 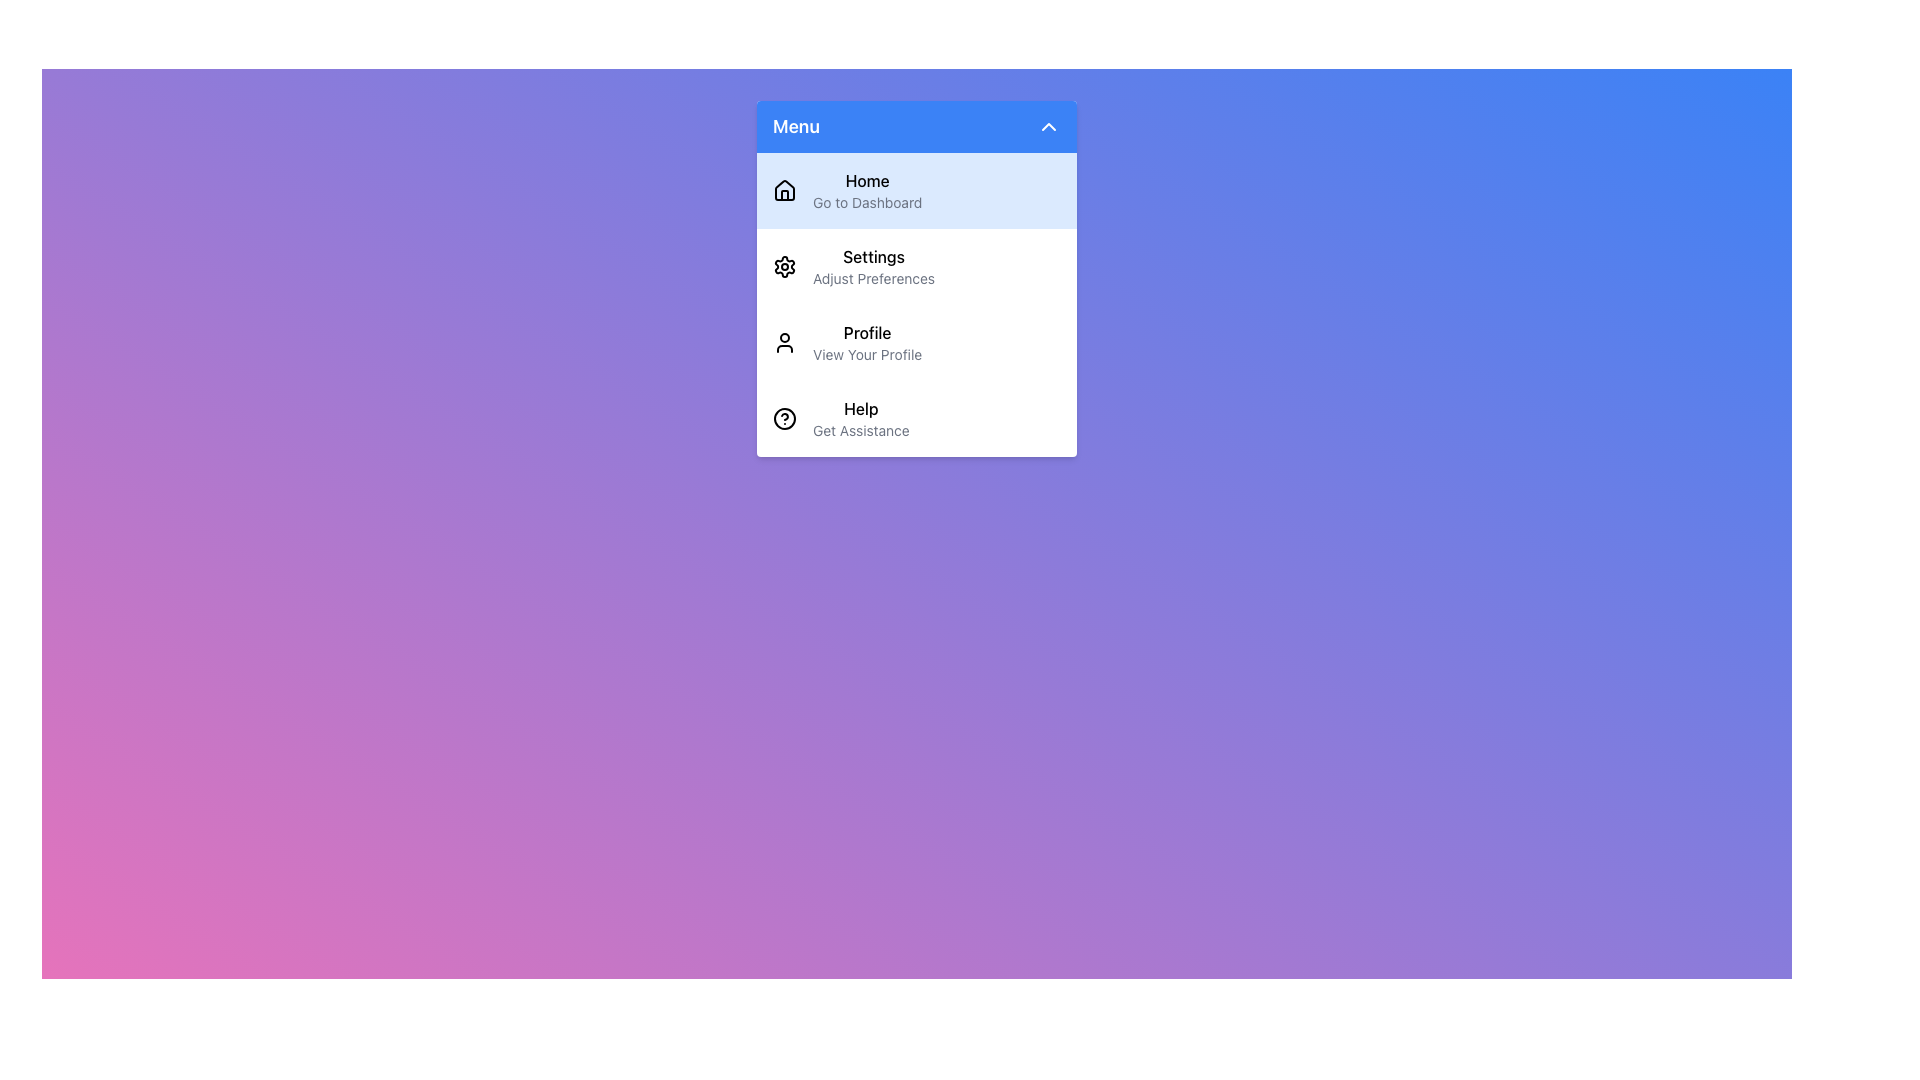 I want to click on the 'Help' label within the dropdown menu, so click(x=861, y=407).